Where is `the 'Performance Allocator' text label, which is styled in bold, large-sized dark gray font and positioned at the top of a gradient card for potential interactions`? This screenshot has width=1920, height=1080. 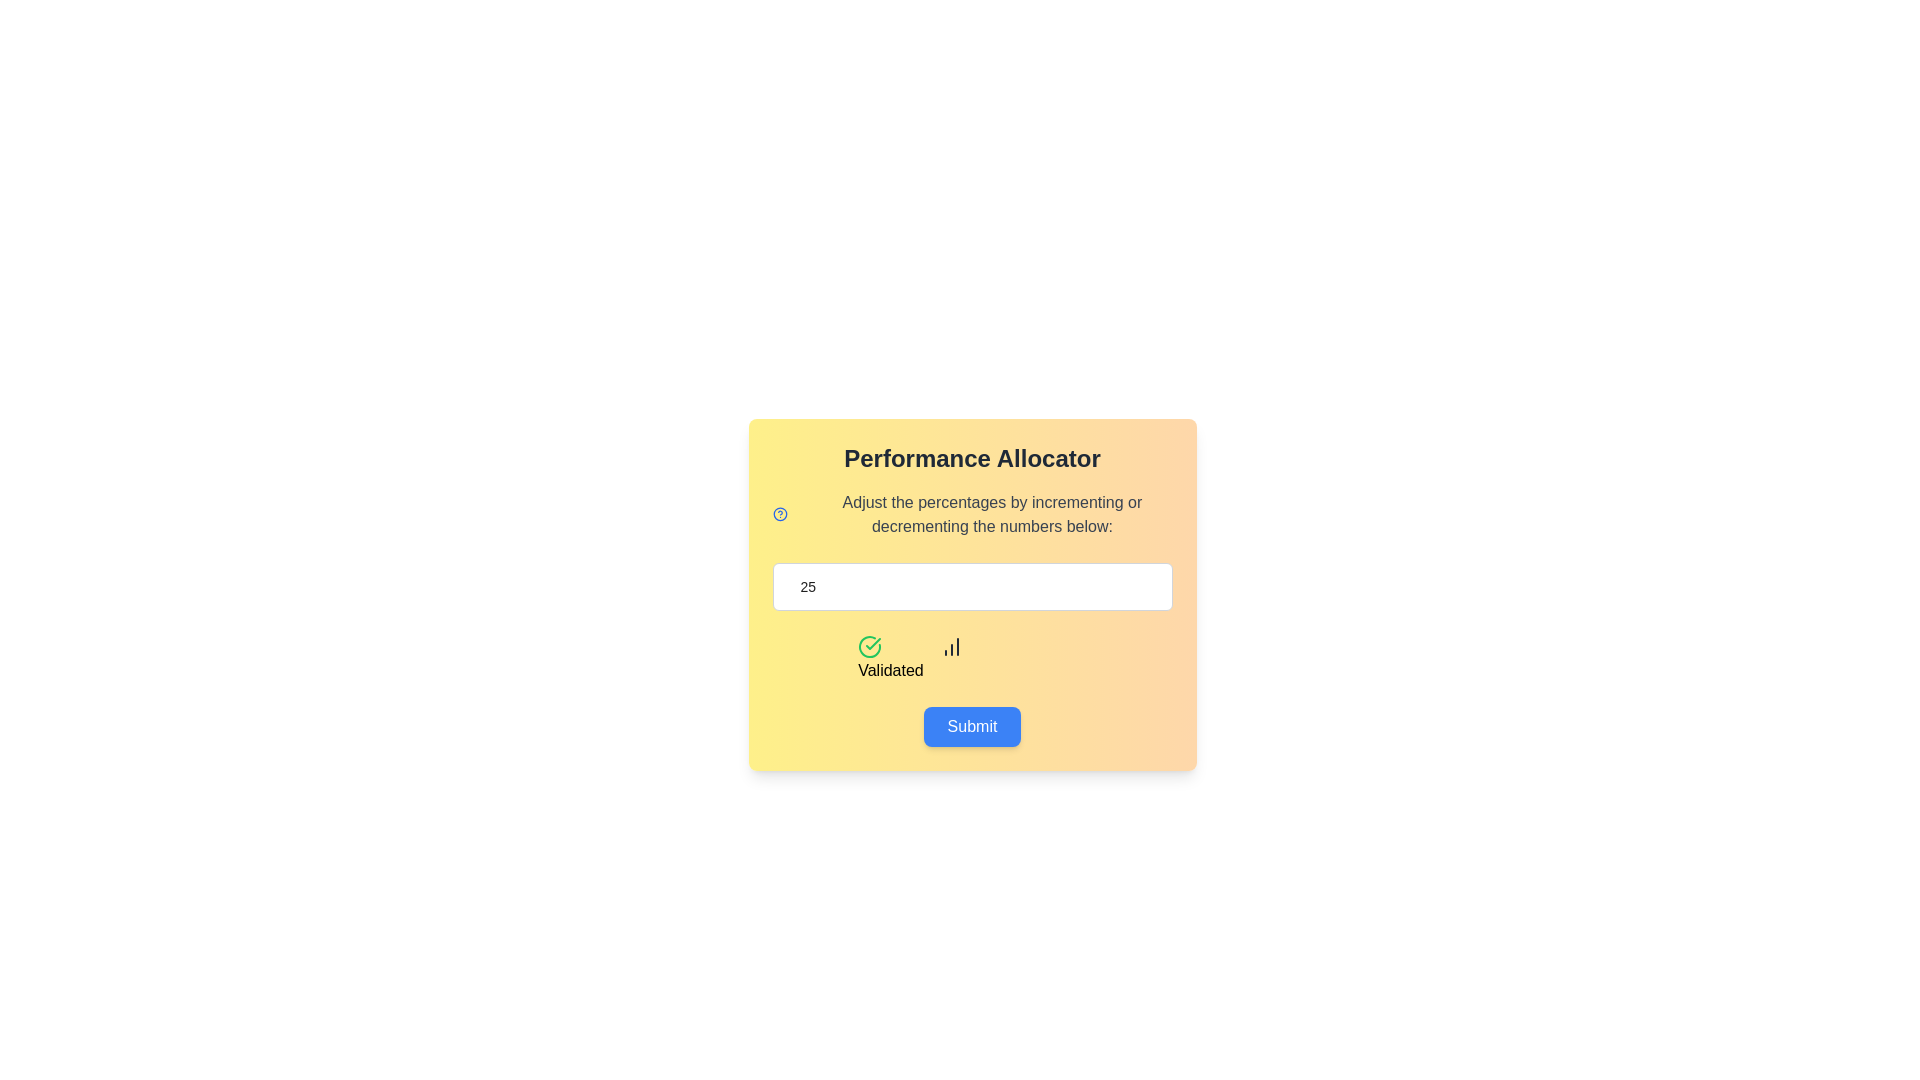
the 'Performance Allocator' text label, which is styled in bold, large-sized dark gray font and positioned at the top of a gradient card for potential interactions is located at coordinates (972, 459).